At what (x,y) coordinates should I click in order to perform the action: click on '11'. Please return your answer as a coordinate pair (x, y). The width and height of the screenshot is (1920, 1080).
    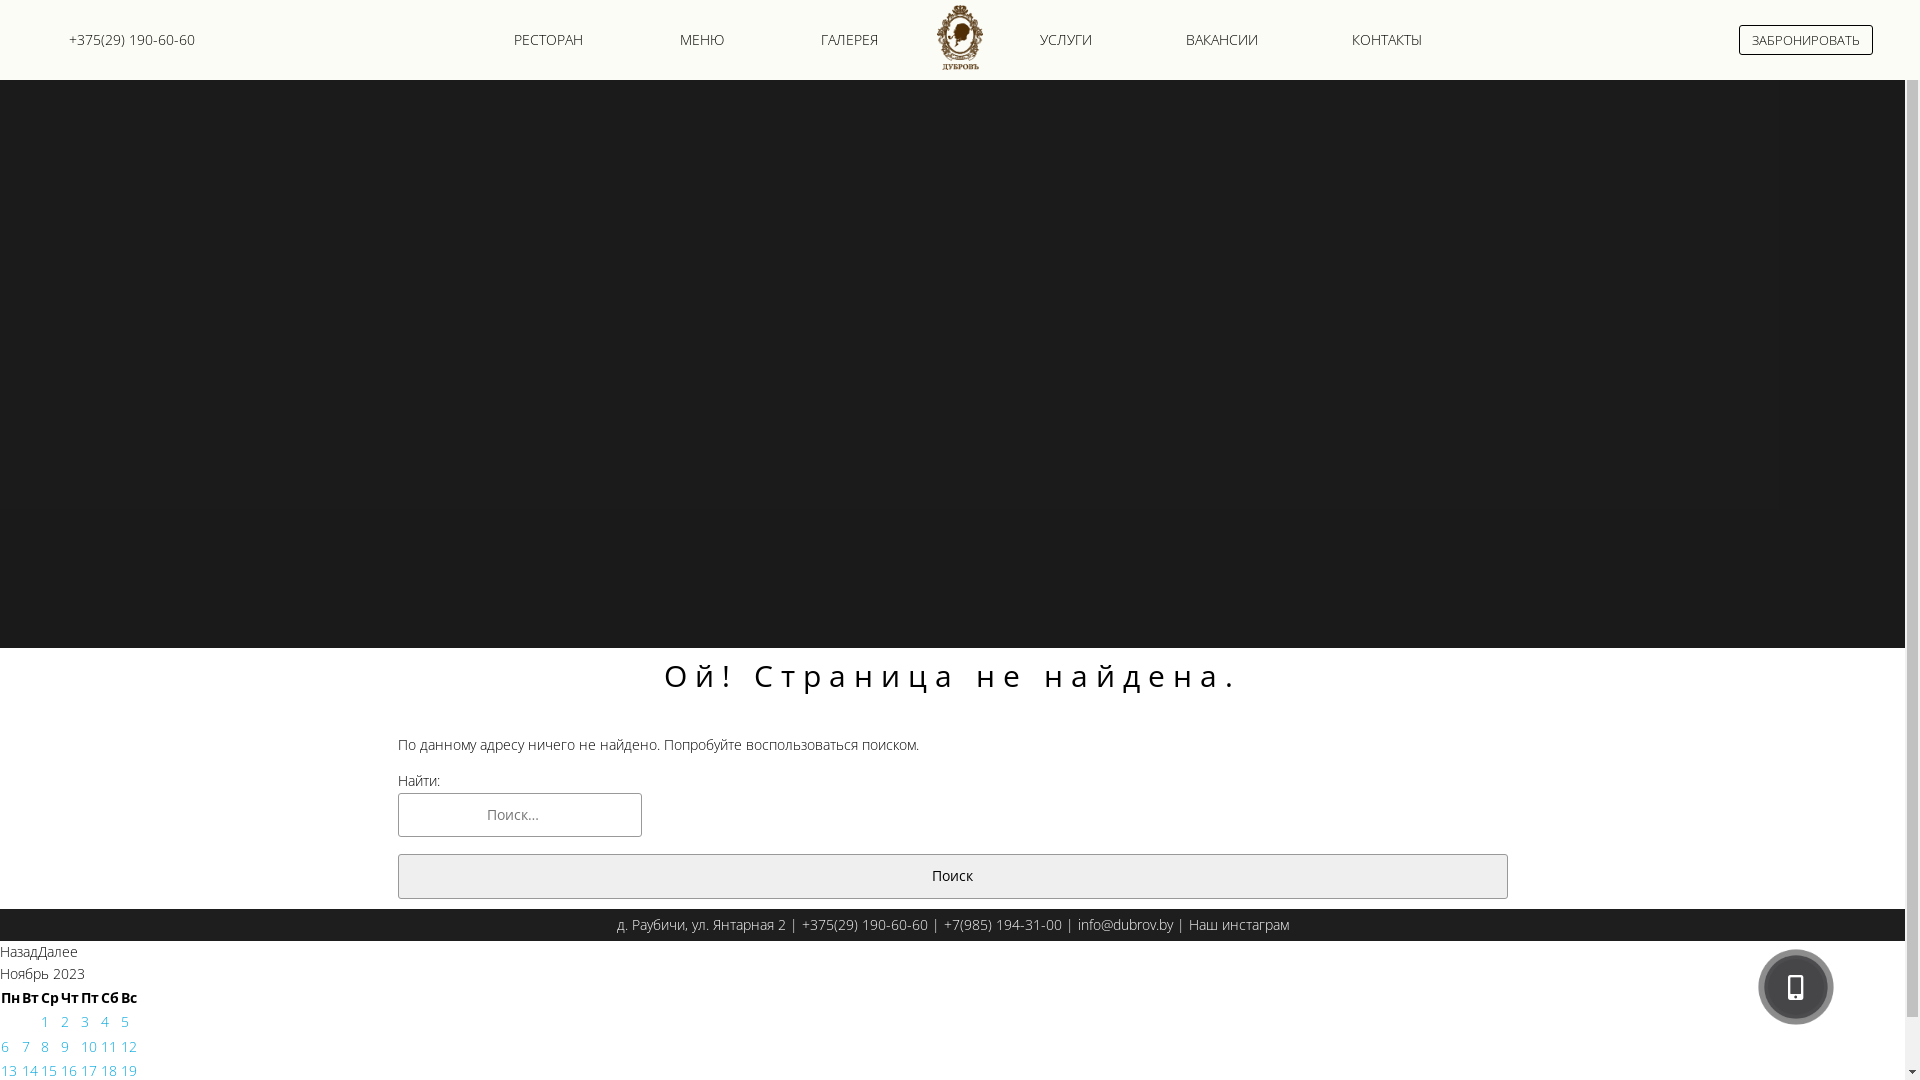
    Looking at the image, I should click on (99, 1045).